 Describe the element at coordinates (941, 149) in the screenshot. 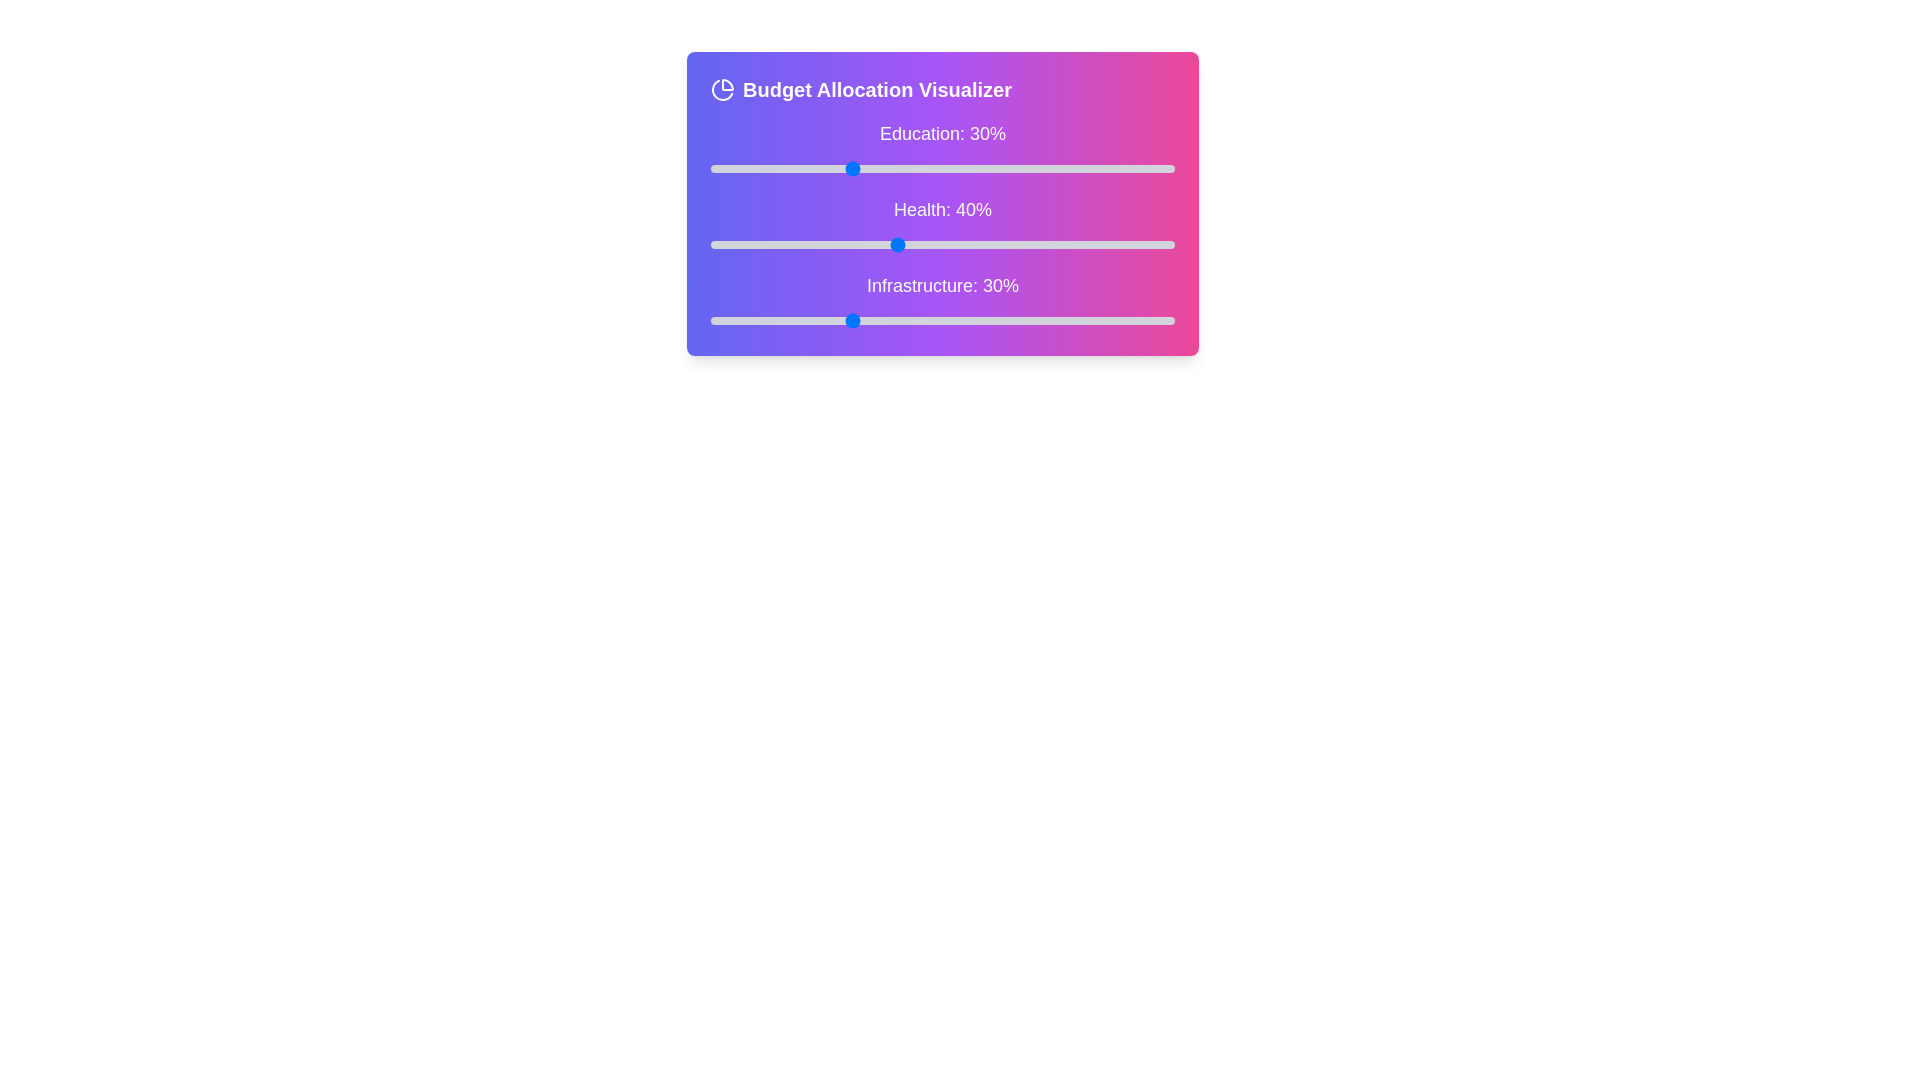

I see `label 'Education: 30%' associated with the horizontal slider located beneath the title 'Budget Allocation Visualizer'` at that location.